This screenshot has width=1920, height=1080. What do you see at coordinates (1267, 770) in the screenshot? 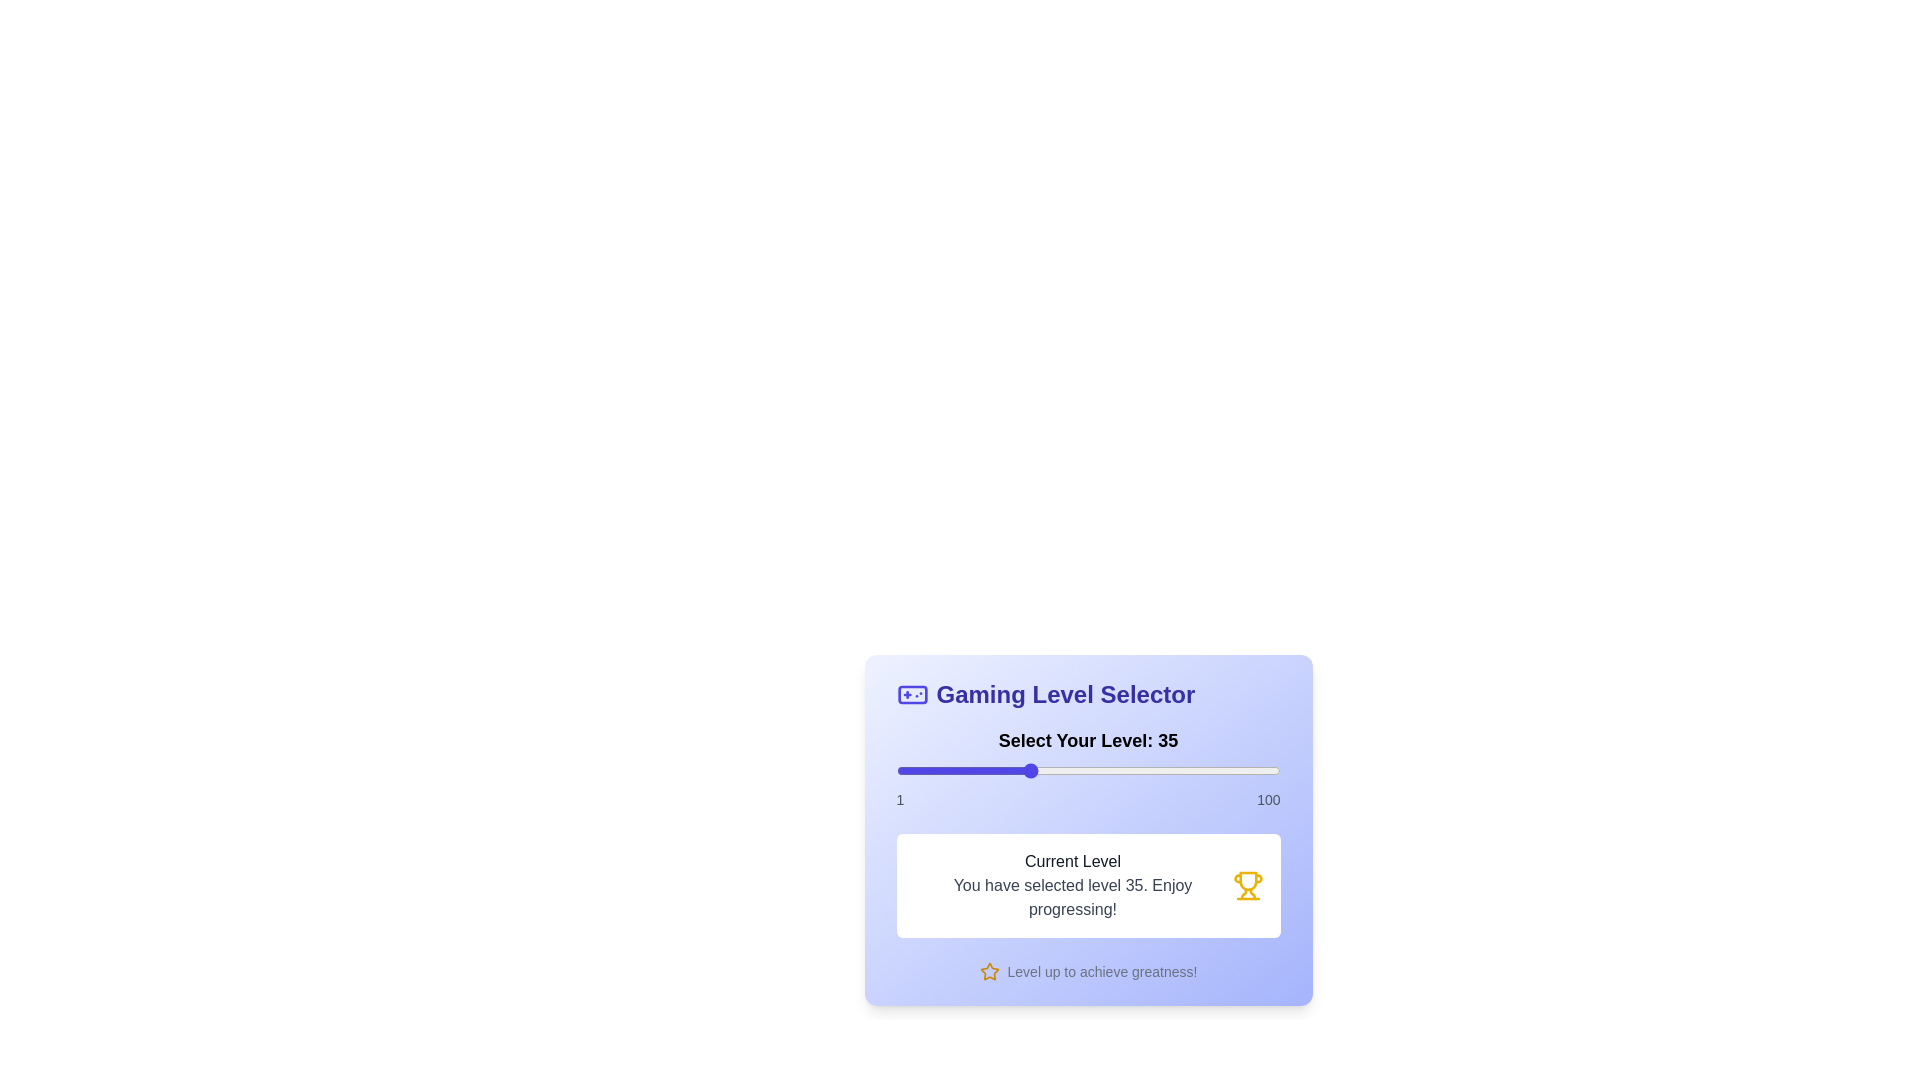
I see `the gaming level` at bounding box center [1267, 770].